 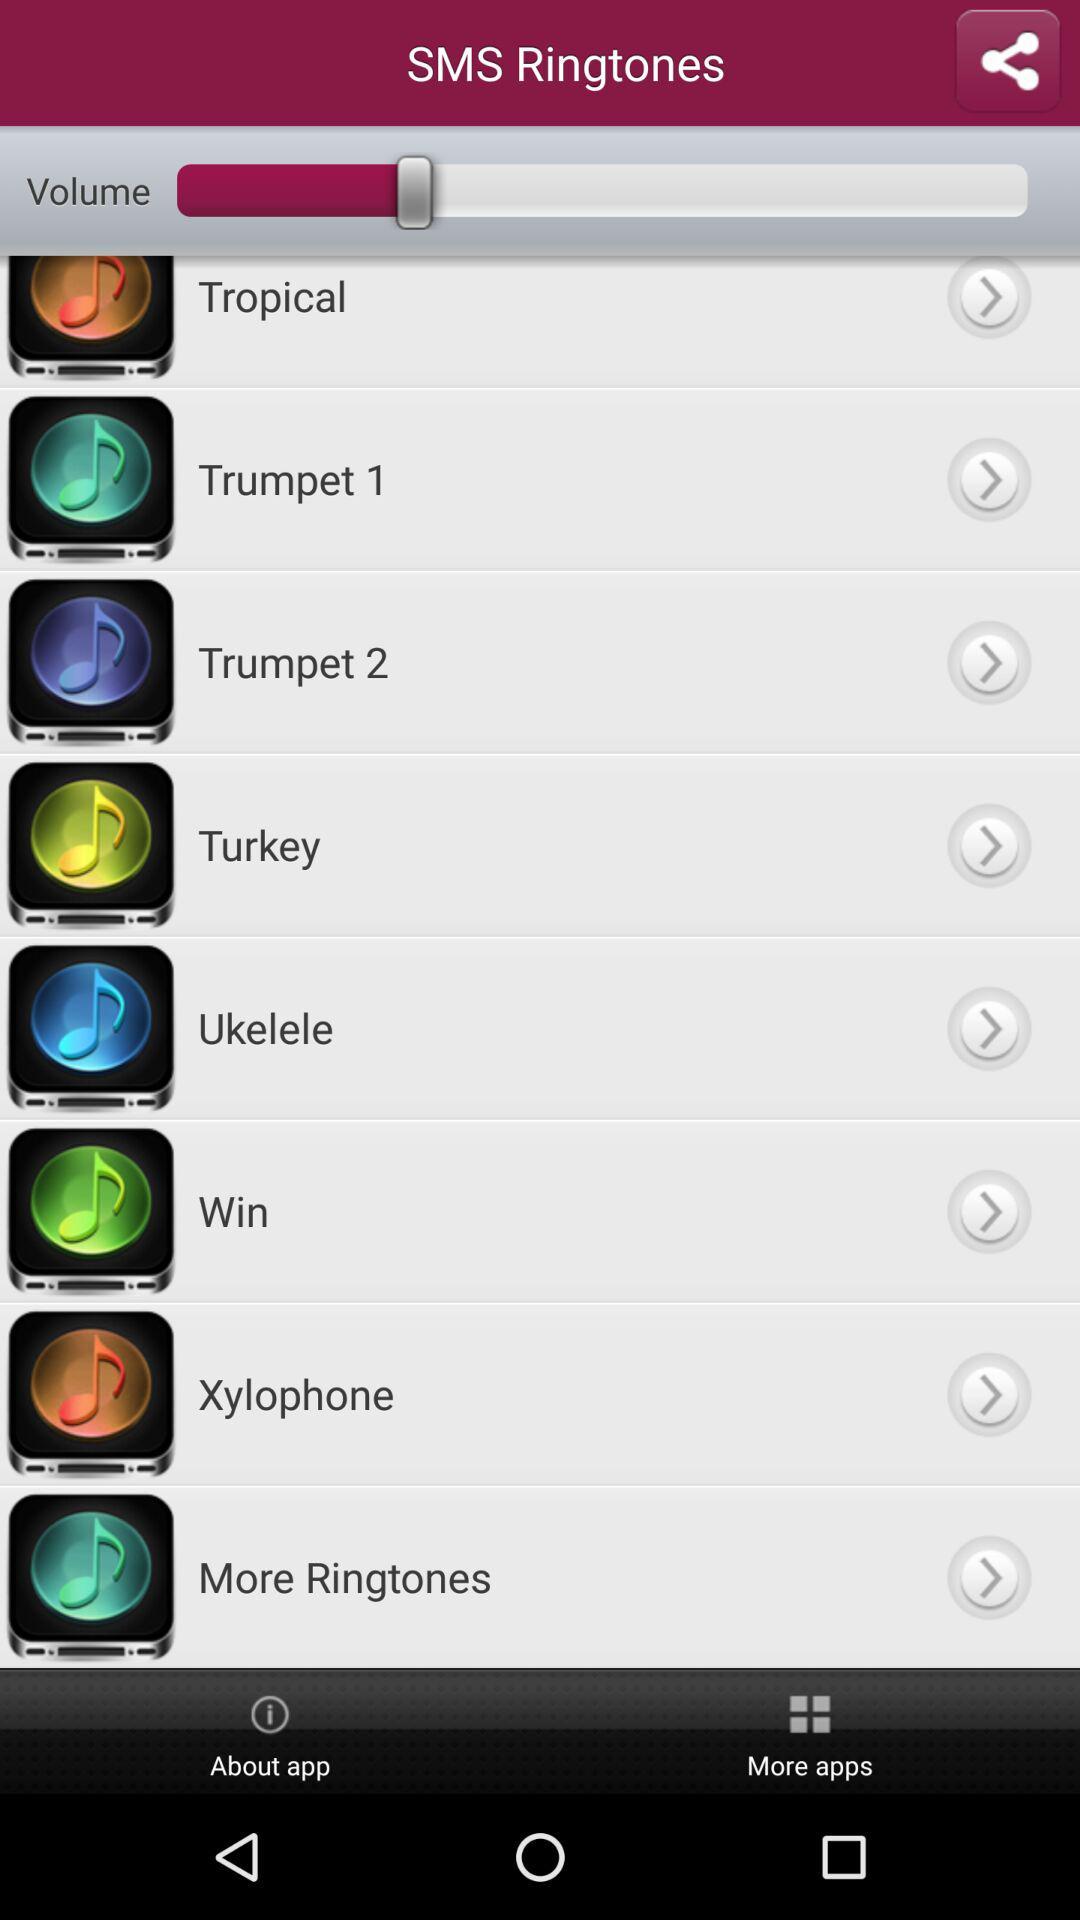 I want to click on tap to select, so click(x=987, y=477).